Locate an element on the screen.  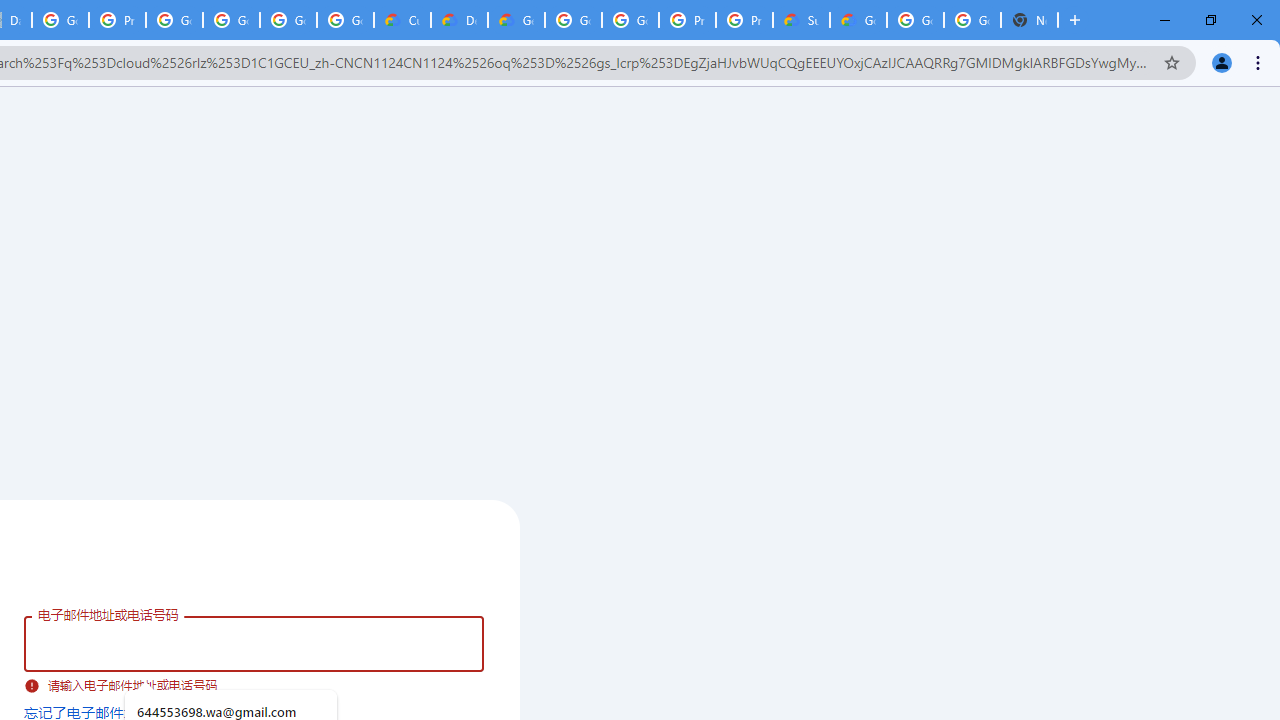
'Support Hub | Google Cloud' is located at coordinates (801, 20).